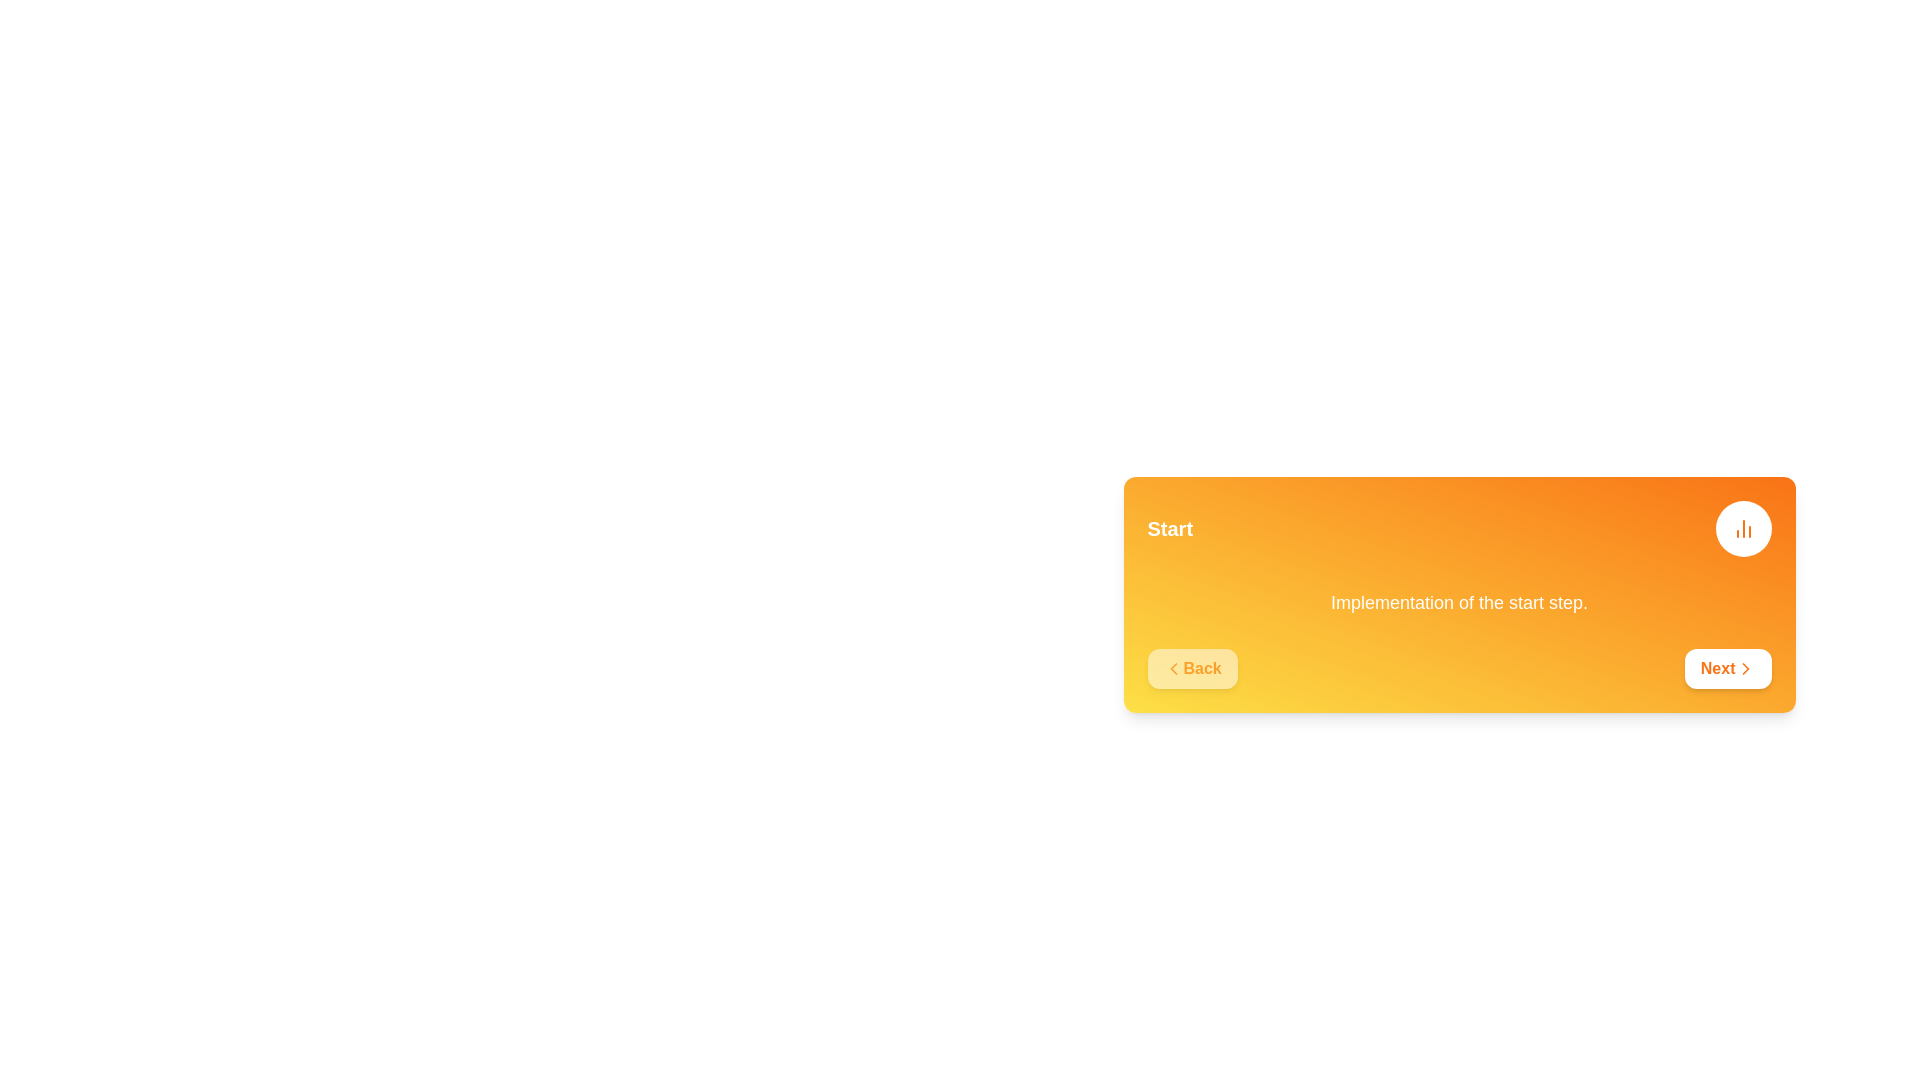  Describe the element at coordinates (1459, 601) in the screenshot. I see `the text label displaying 'Implementation of the start step.' which is centered in an orange gradient box, located under the title 'Start' and above the navigation buttons` at that location.